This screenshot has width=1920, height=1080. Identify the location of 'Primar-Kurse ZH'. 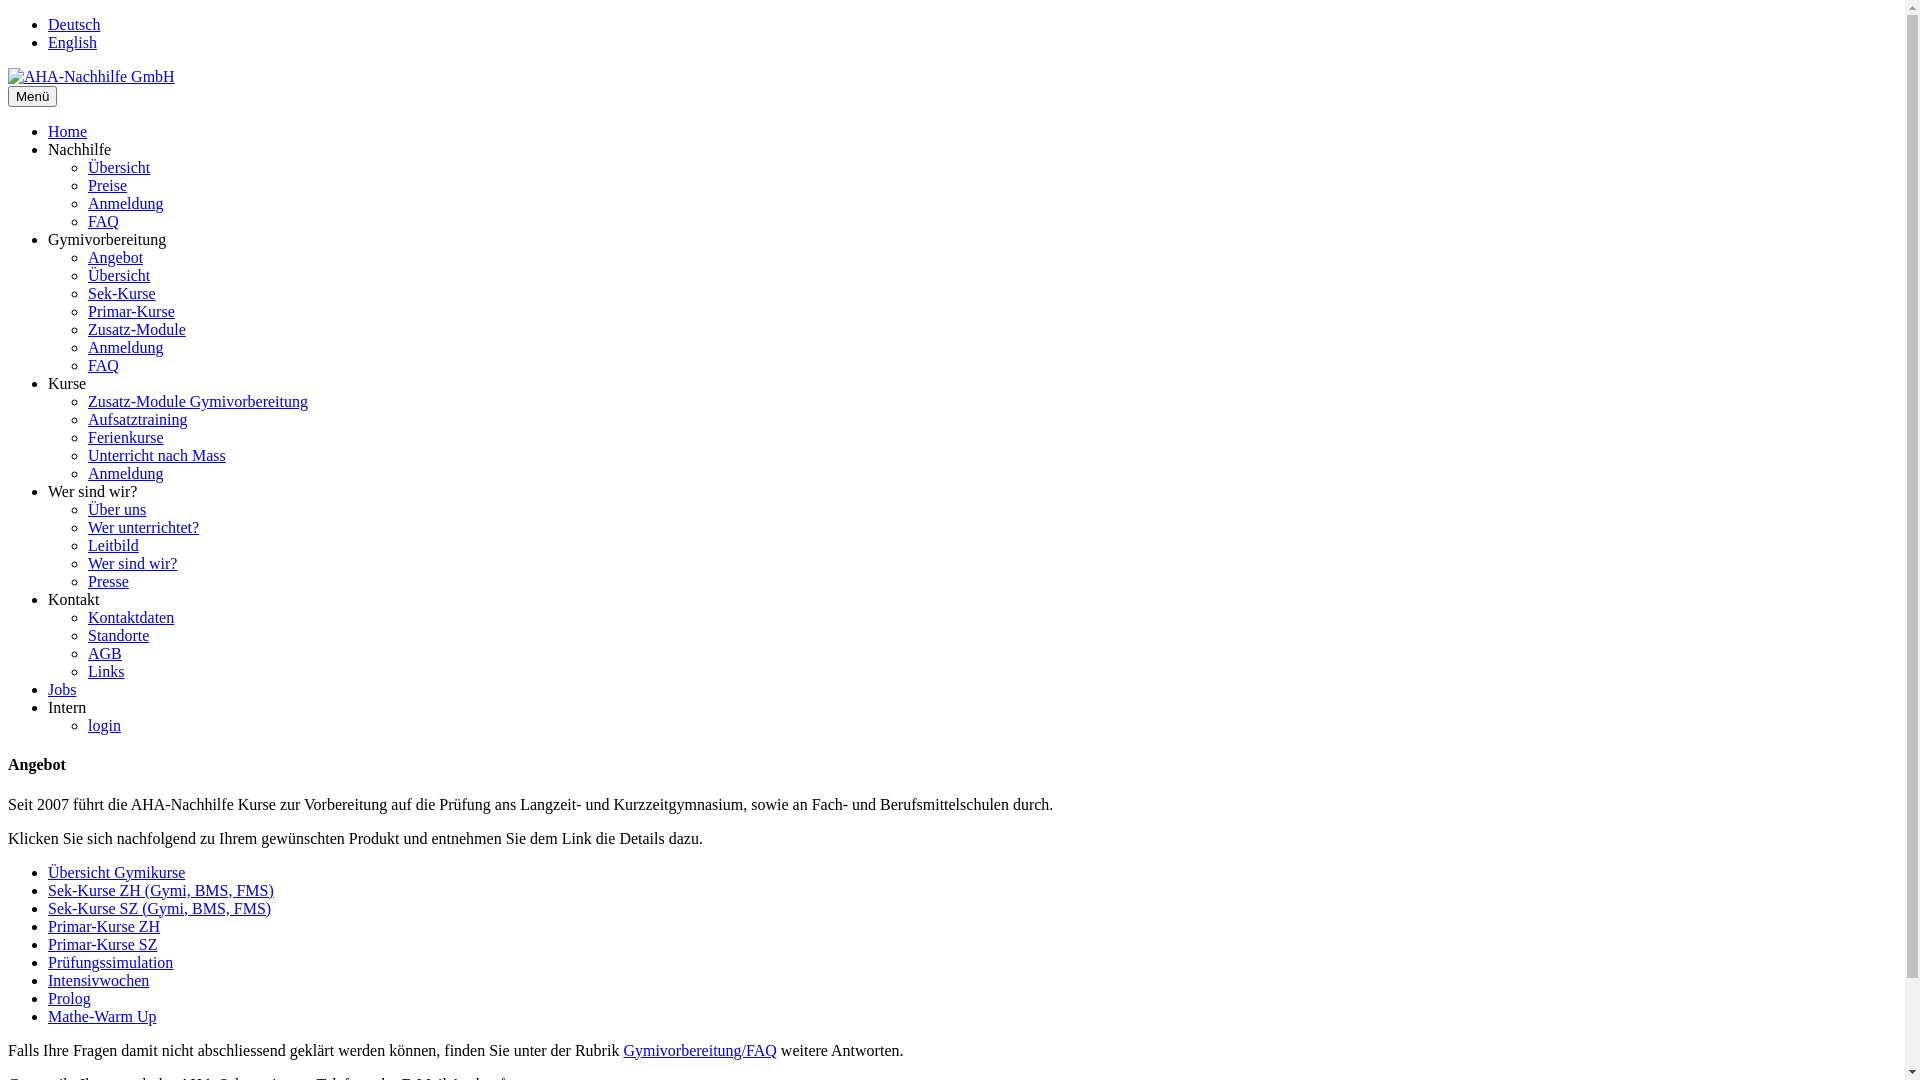
(103, 926).